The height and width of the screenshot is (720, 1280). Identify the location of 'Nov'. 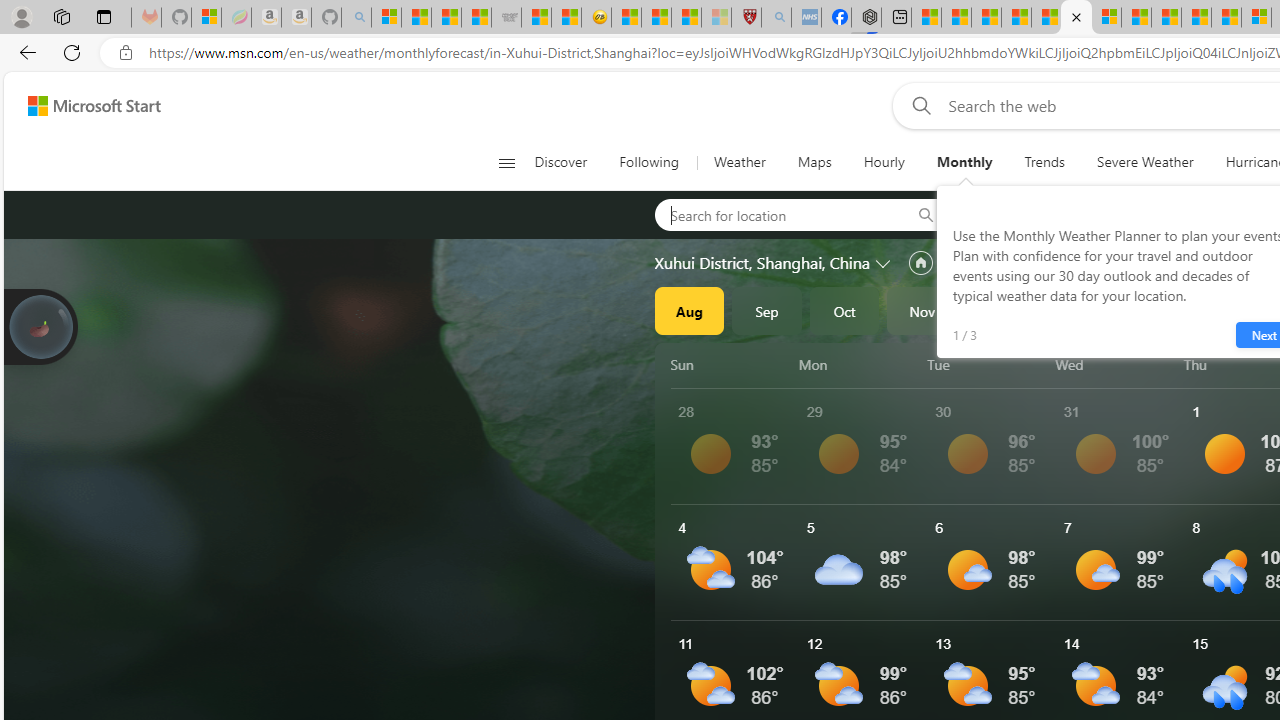
(921, 311).